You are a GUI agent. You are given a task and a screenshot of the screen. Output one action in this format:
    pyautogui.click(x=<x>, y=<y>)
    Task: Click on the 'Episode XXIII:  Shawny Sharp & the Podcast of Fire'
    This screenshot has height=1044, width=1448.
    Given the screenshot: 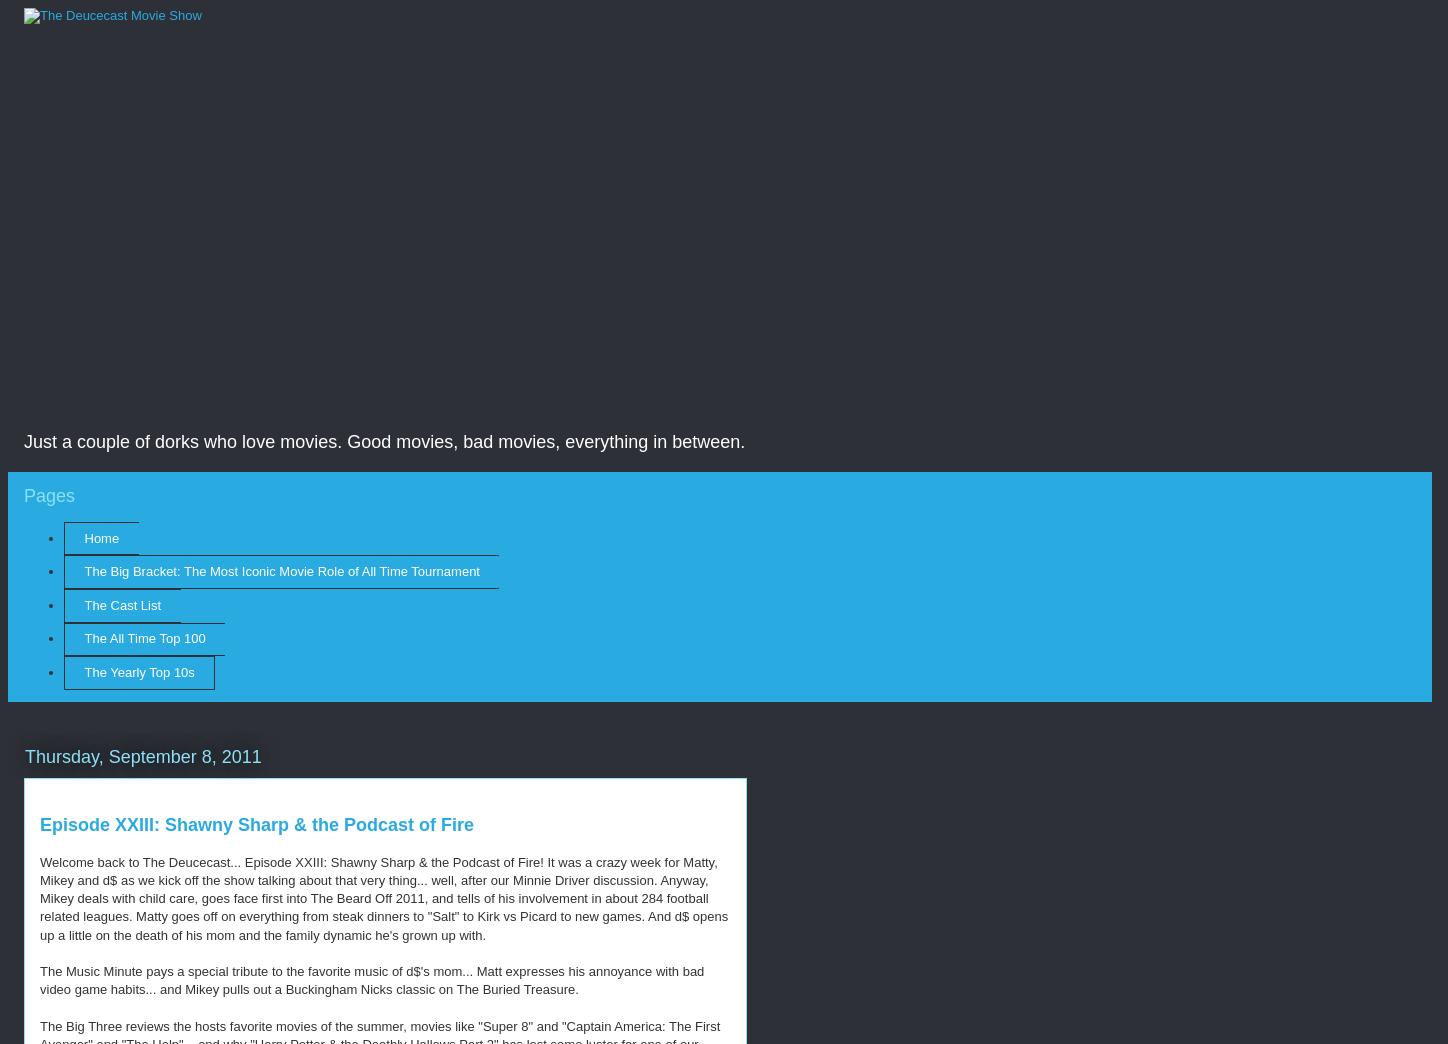 What is the action you would take?
    pyautogui.click(x=257, y=823)
    